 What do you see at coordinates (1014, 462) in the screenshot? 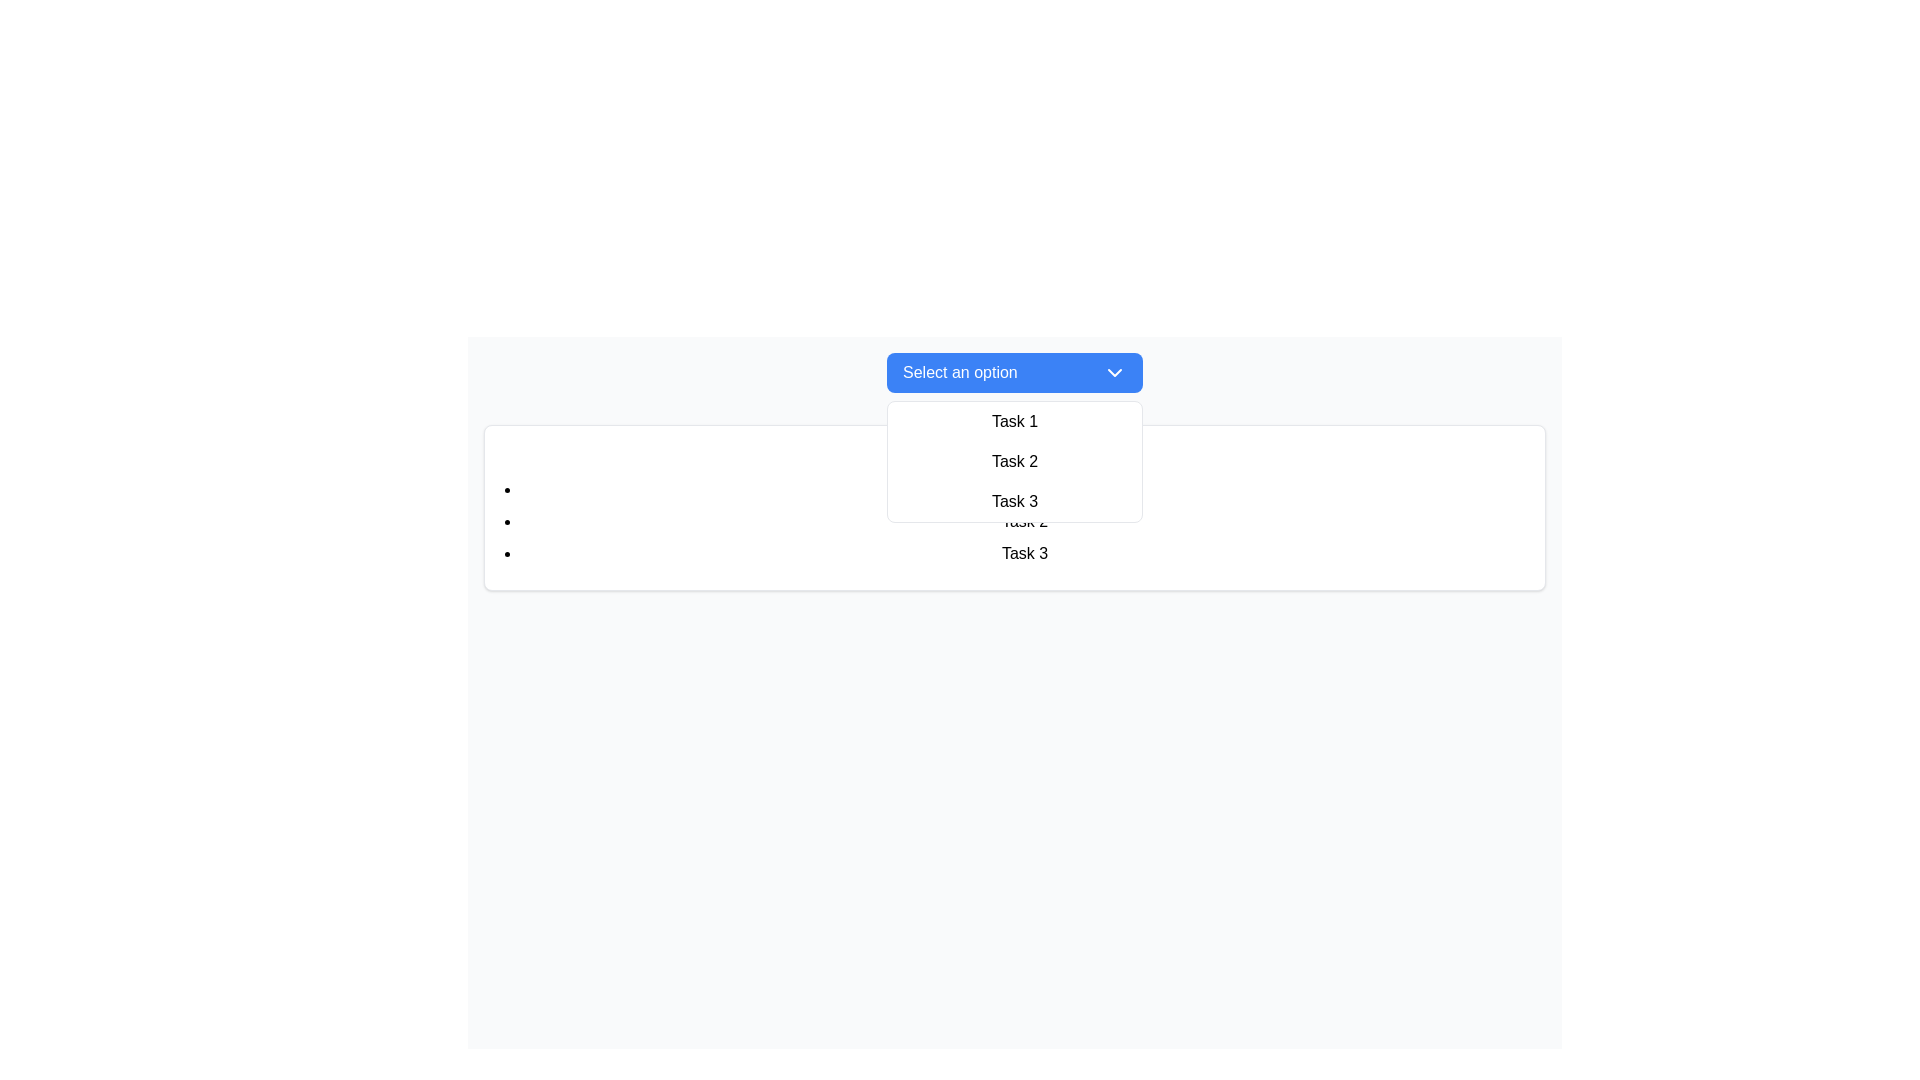
I see `the item in the dropdown menu located below the blue button labeled 'Select an option'` at bounding box center [1014, 462].